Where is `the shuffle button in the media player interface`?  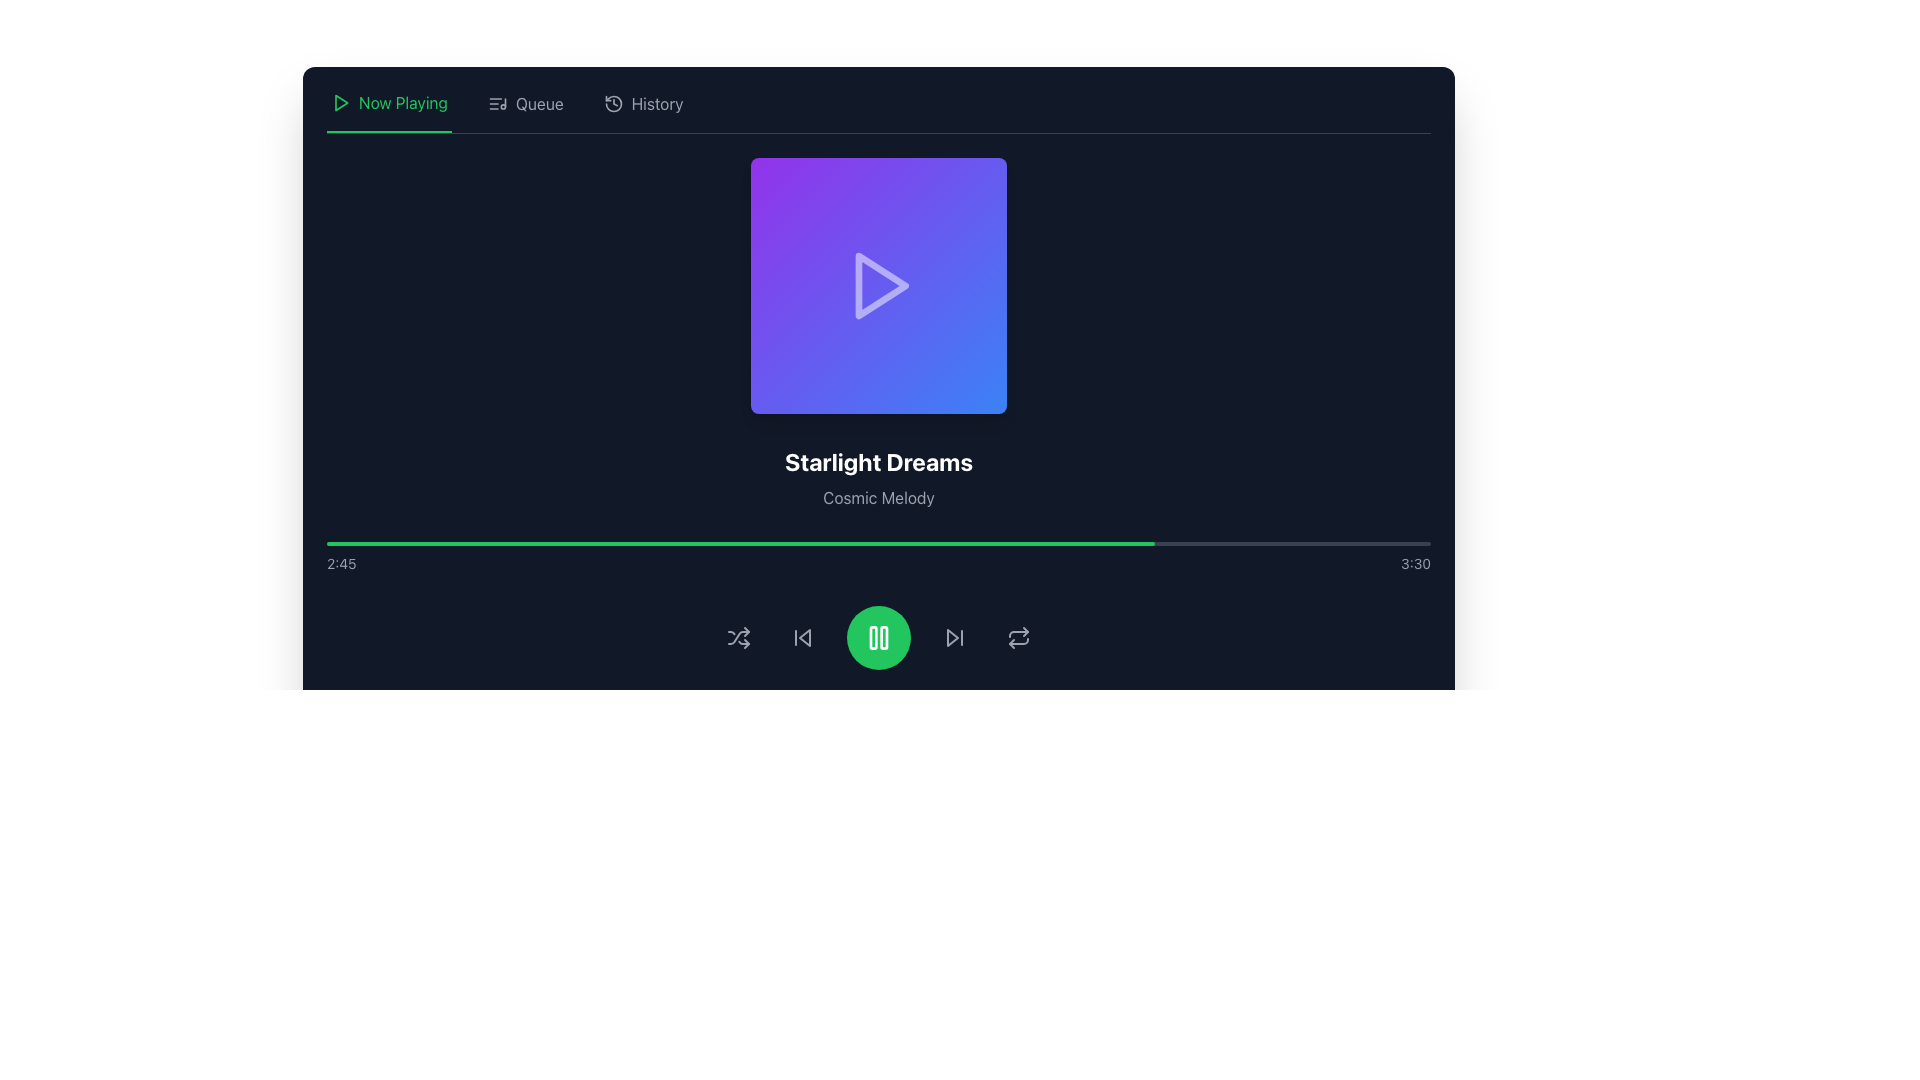 the shuffle button in the media player interface is located at coordinates (738, 637).